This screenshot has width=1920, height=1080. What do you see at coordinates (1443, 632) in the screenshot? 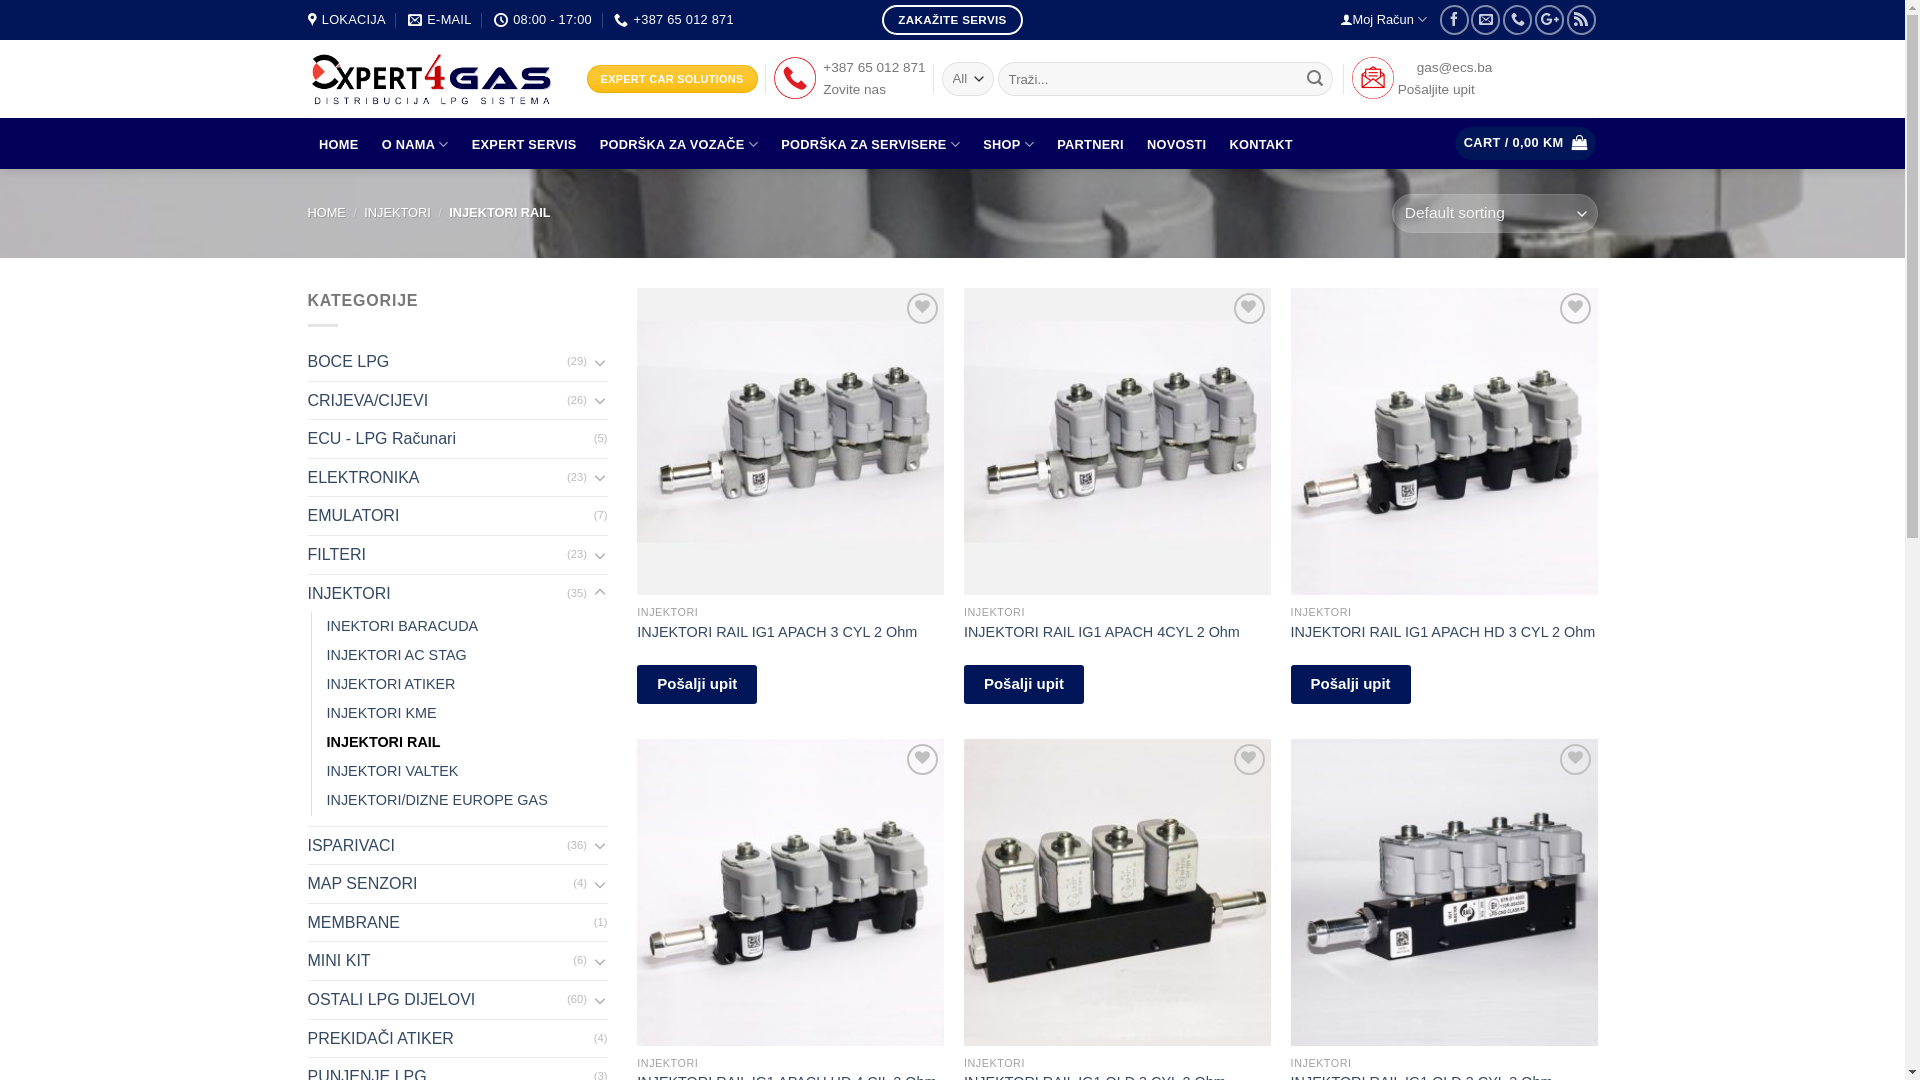
I see `'INJEKTORI RAIL IG1 APACH HD 3 CYL 2 Ohm'` at bounding box center [1443, 632].